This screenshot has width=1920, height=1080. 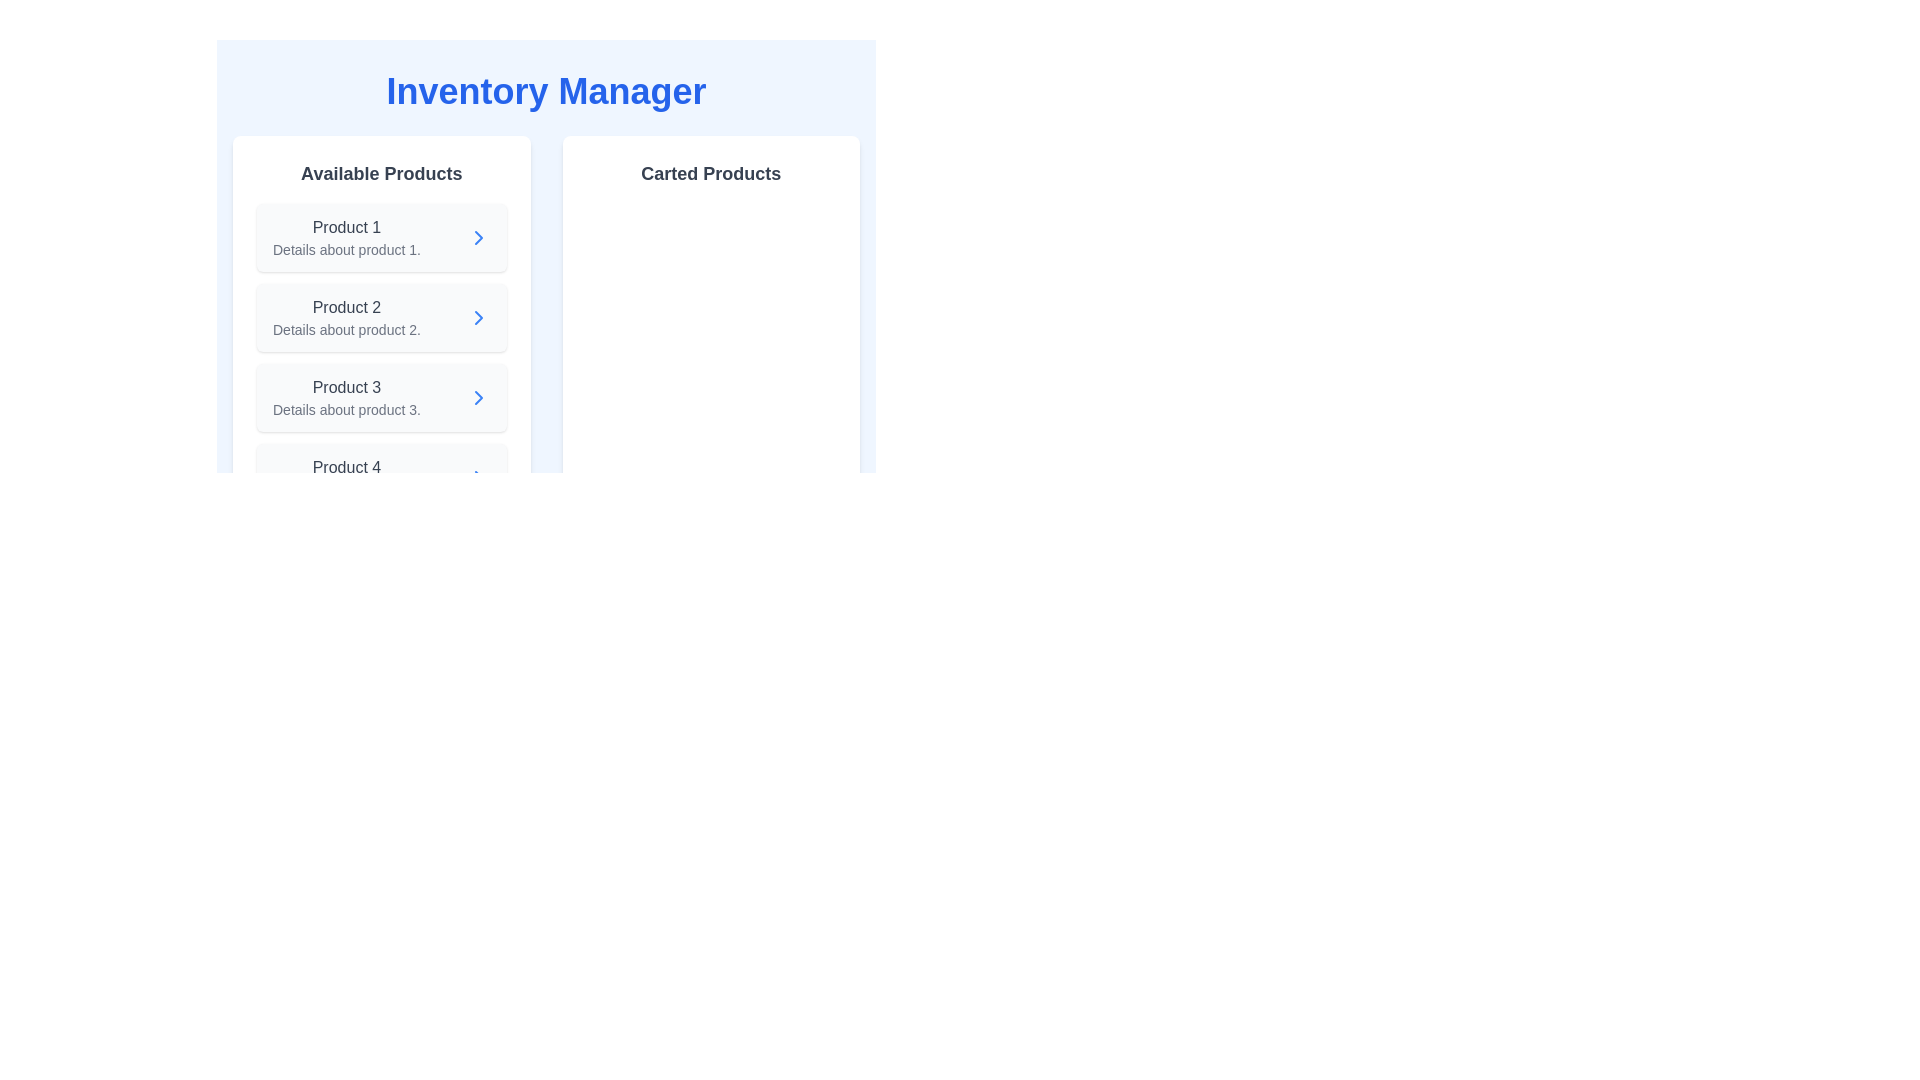 What do you see at coordinates (346, 397) in the screenshot?
I see `the List Item displaying 'Product 3'` at bounding box center [346, 397].